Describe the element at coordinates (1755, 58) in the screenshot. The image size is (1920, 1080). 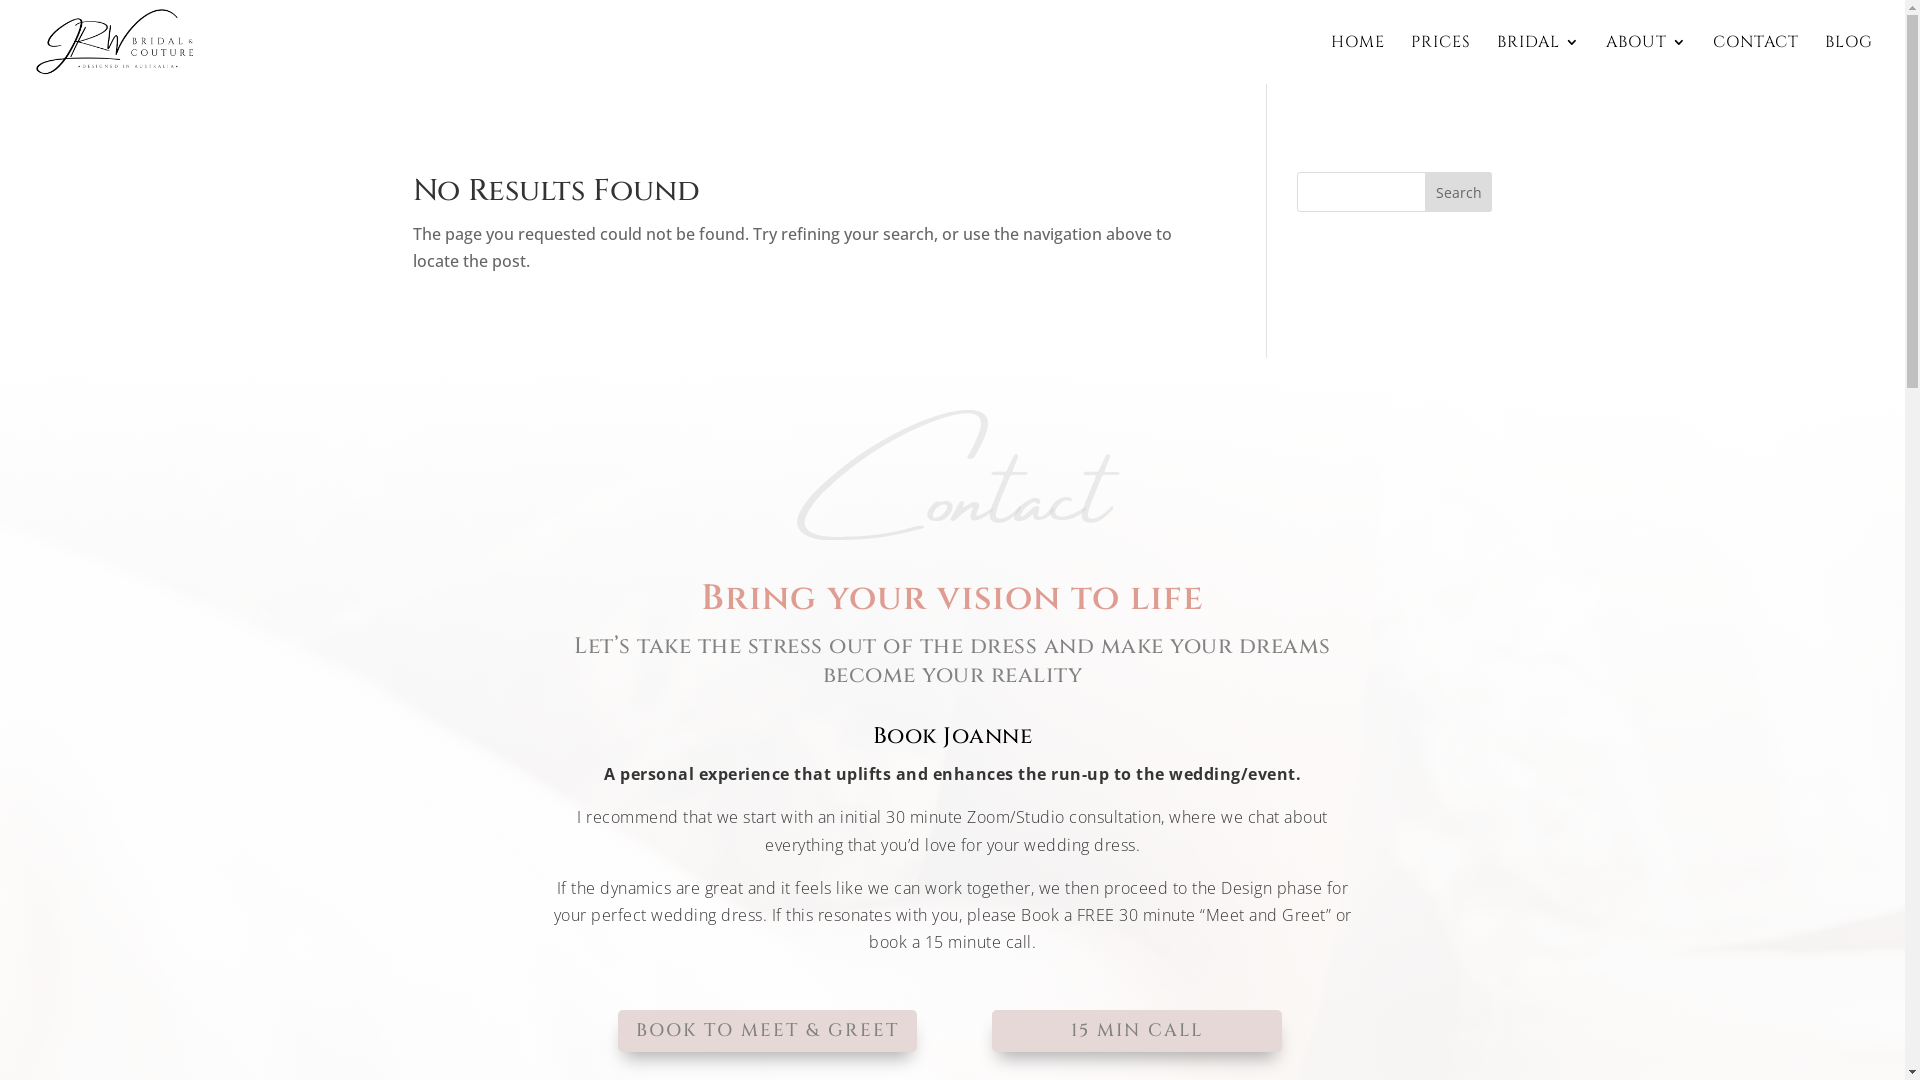
I see `'CONTACT'` at that location.